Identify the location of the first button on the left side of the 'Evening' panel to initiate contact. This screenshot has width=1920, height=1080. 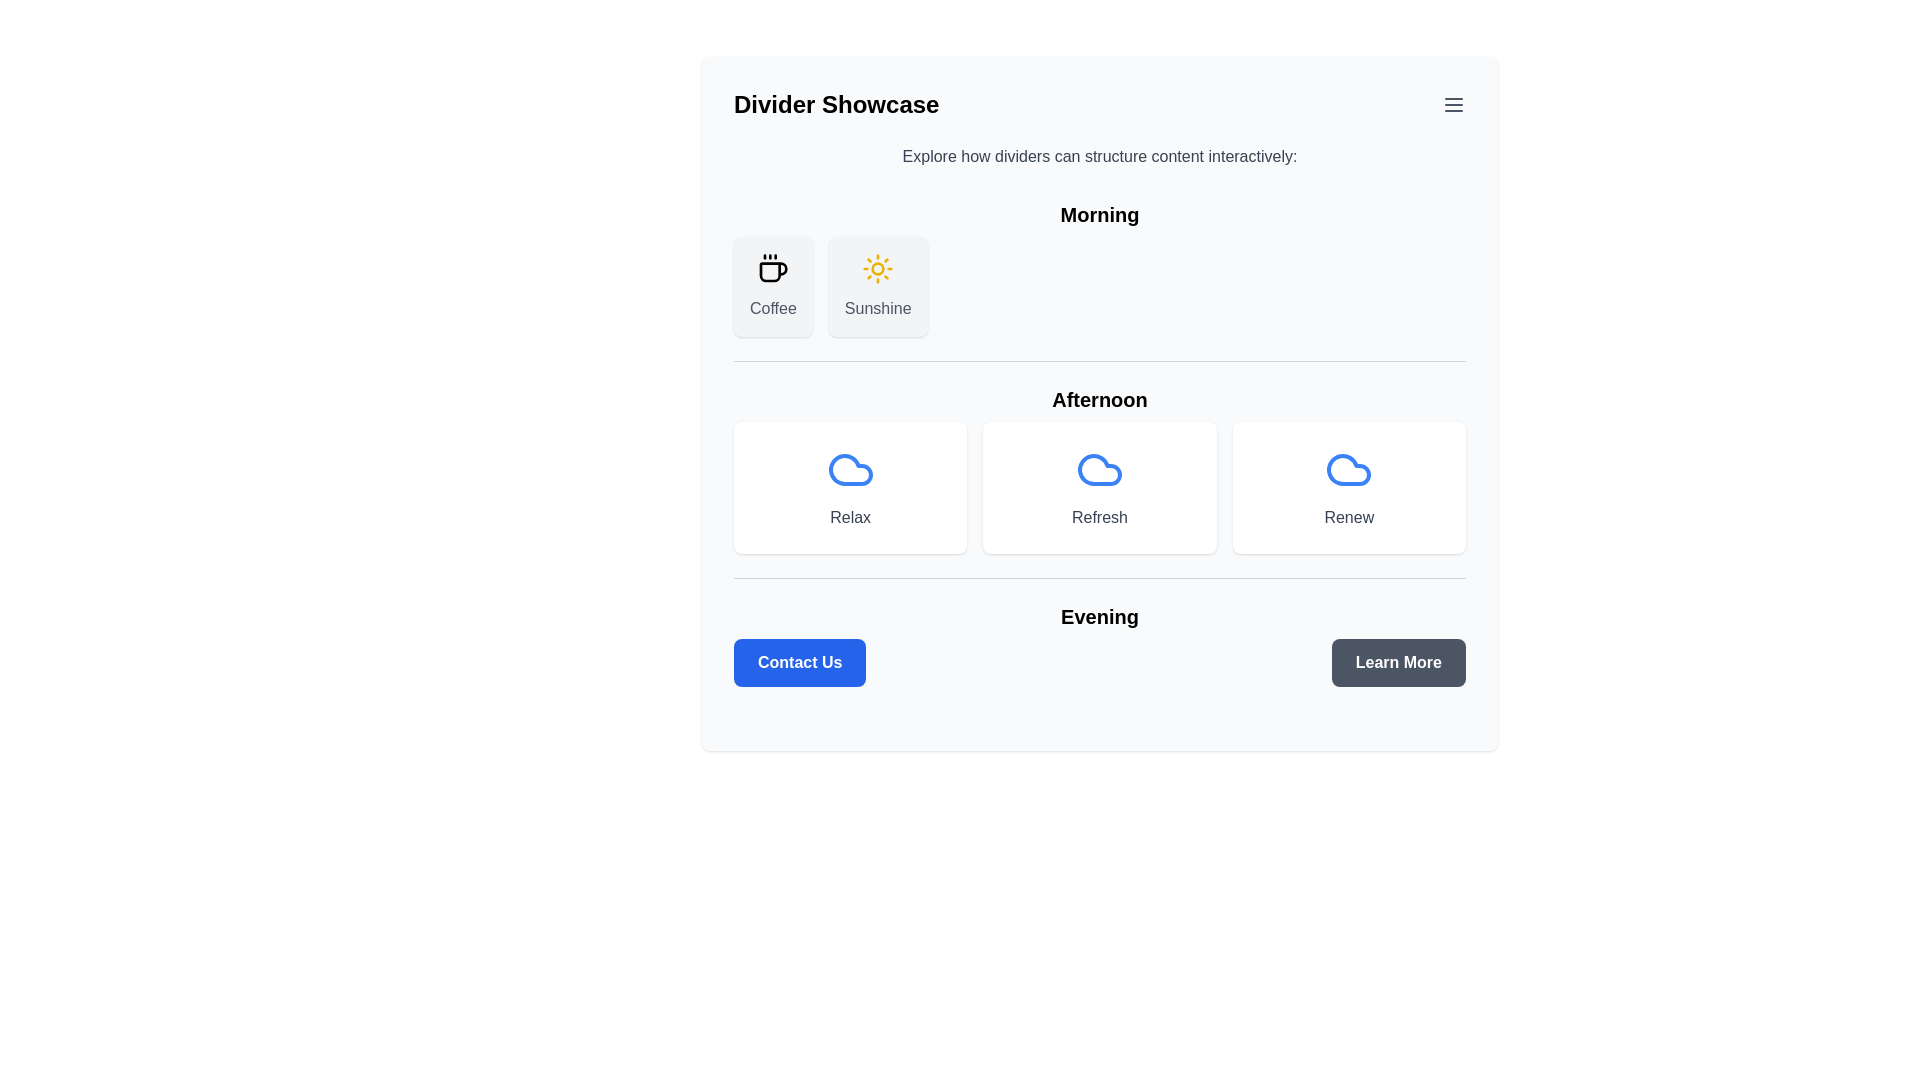
(800, 663).